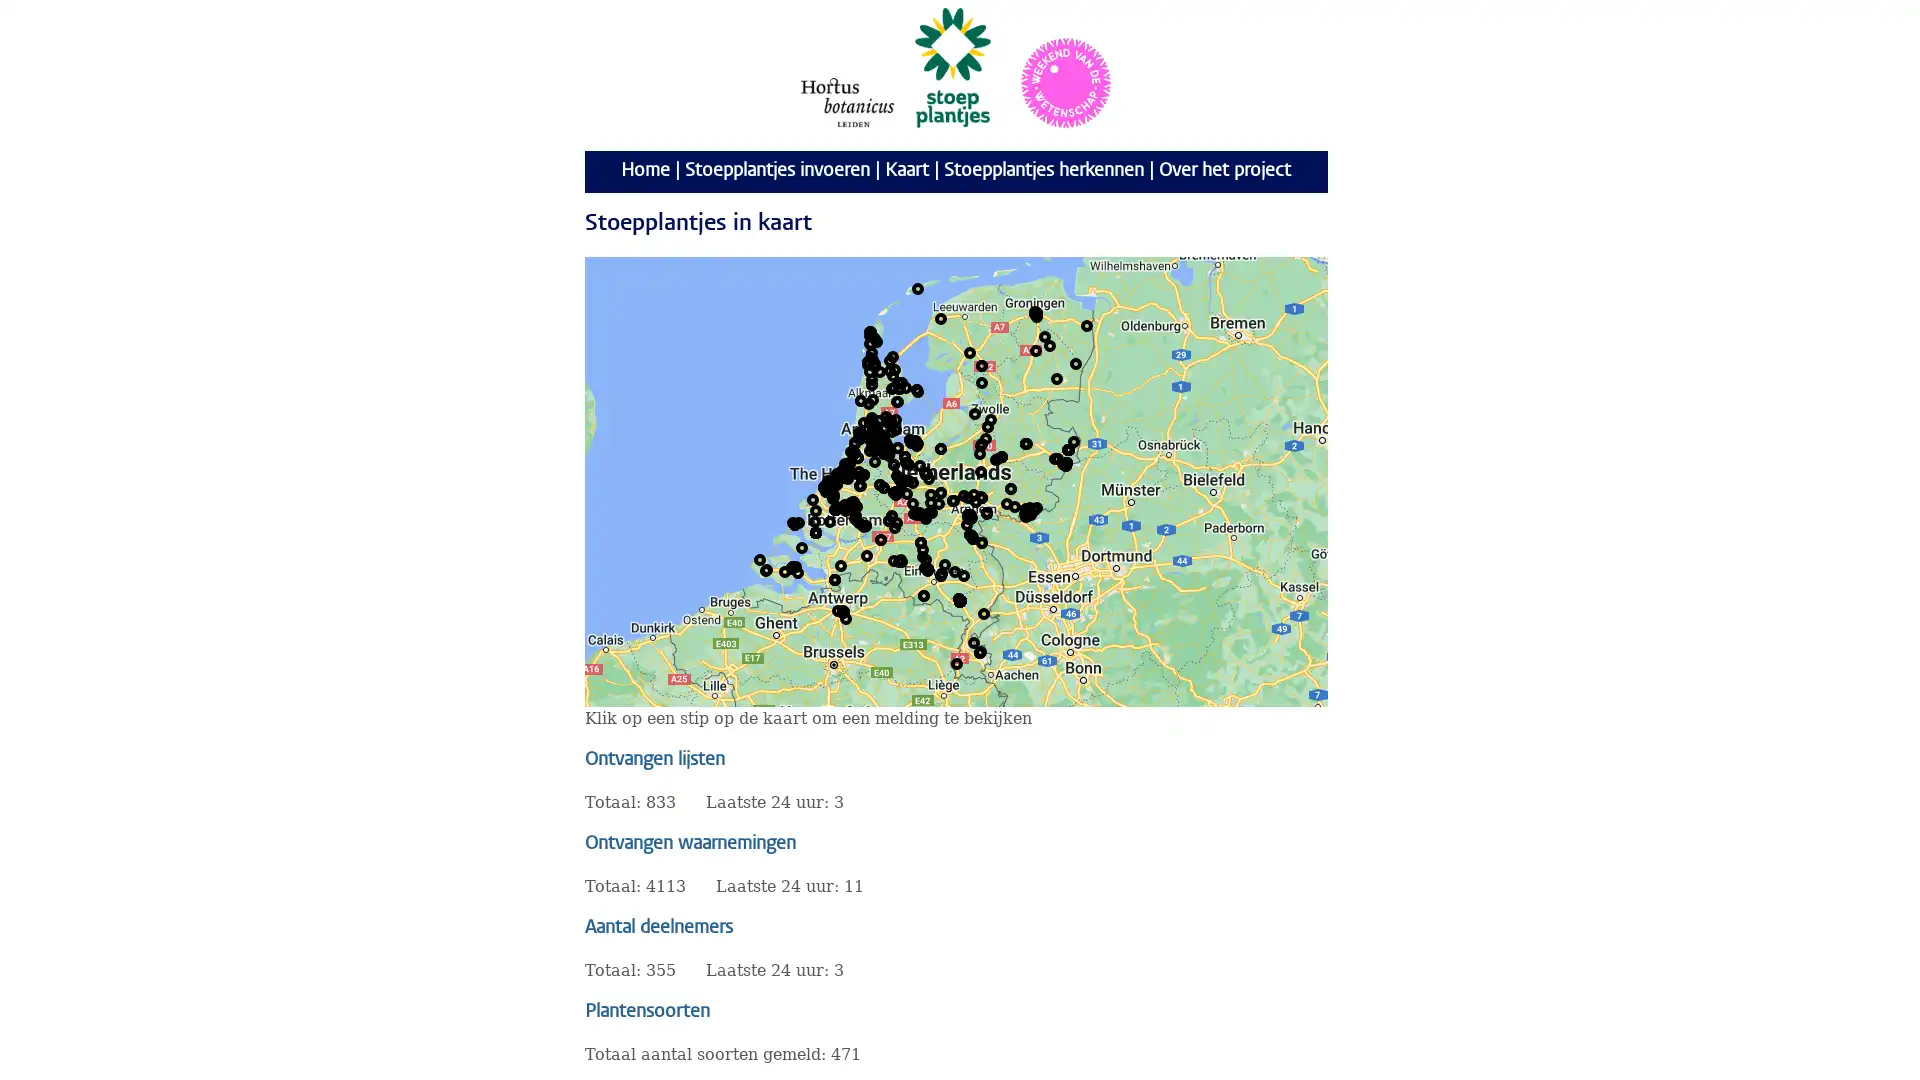 This screenshot has height=1080, width=1920. I want to click on Telling van Daphne op 03 maart 2022, so click(860, 475).